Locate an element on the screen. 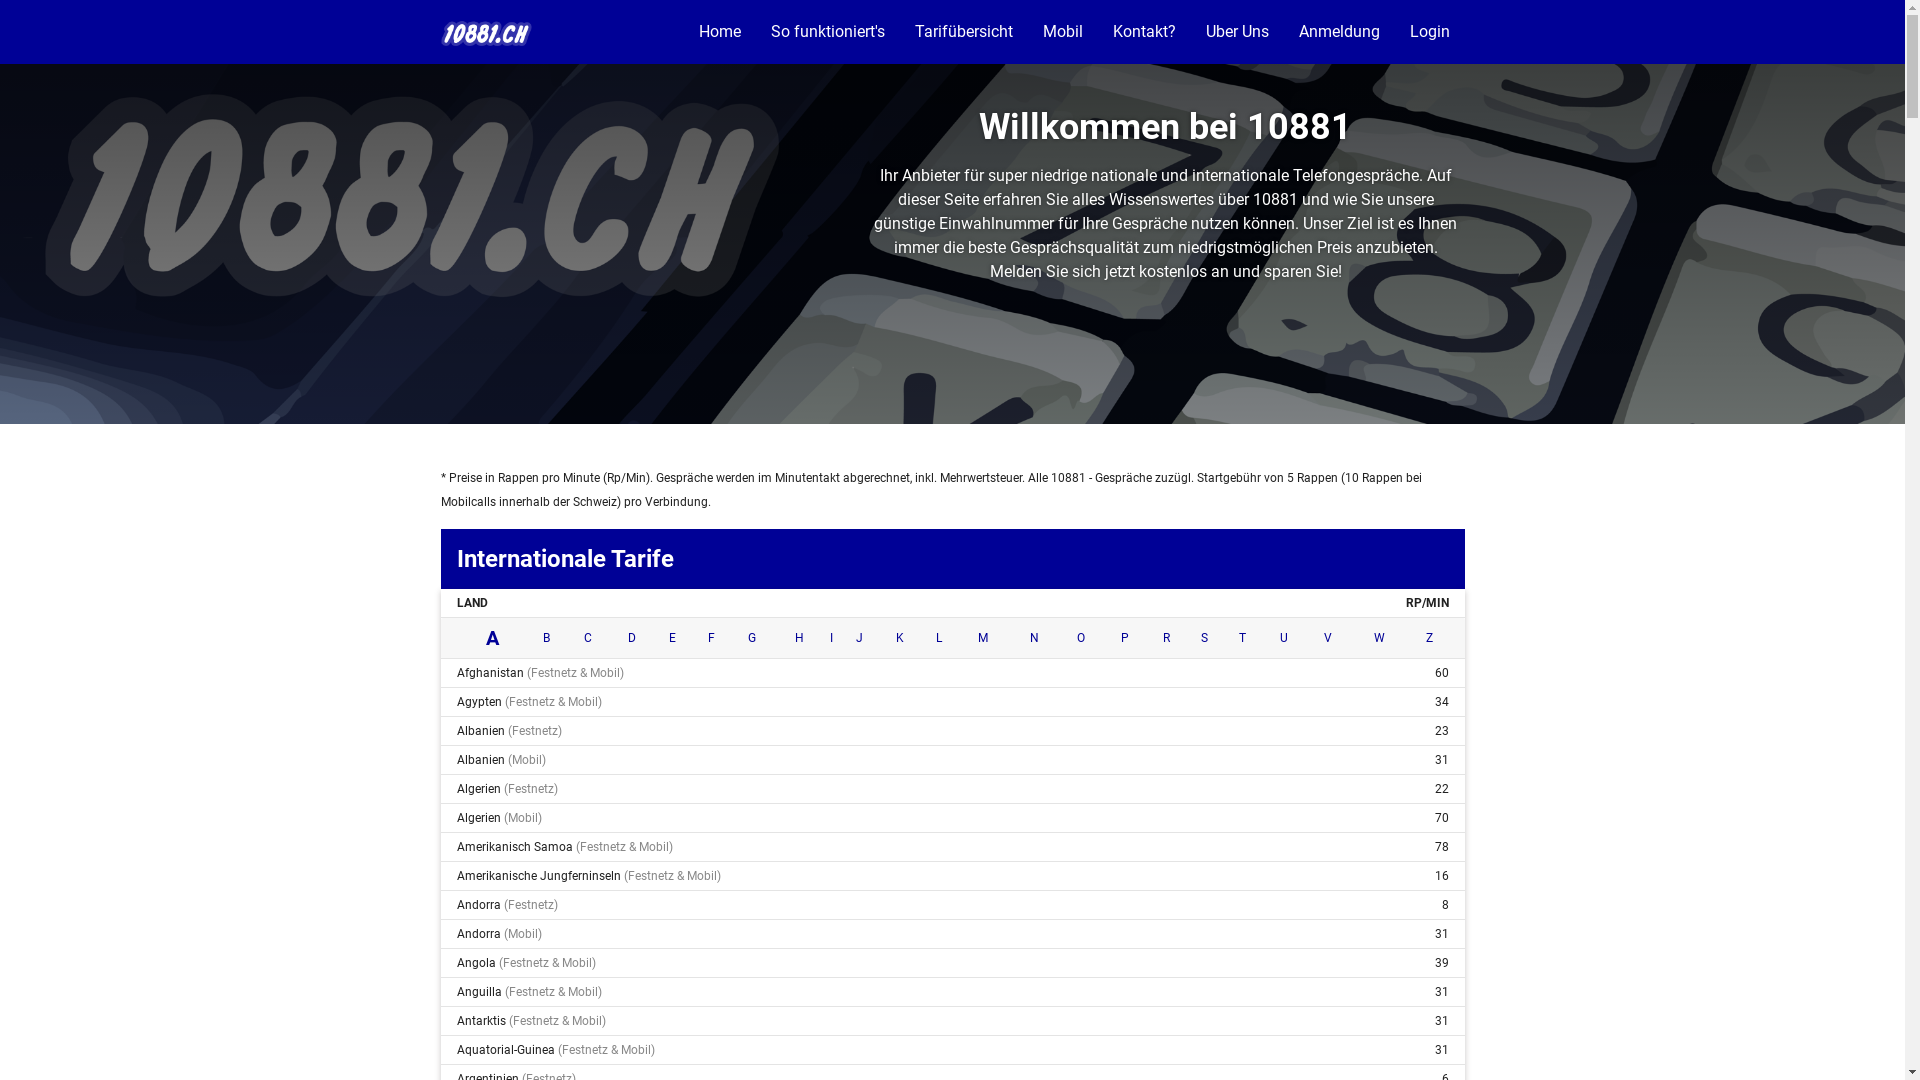 Image resolution: width=1920 pixels, height=1080 pixels. 'M' is located at coordinates (983, 637).